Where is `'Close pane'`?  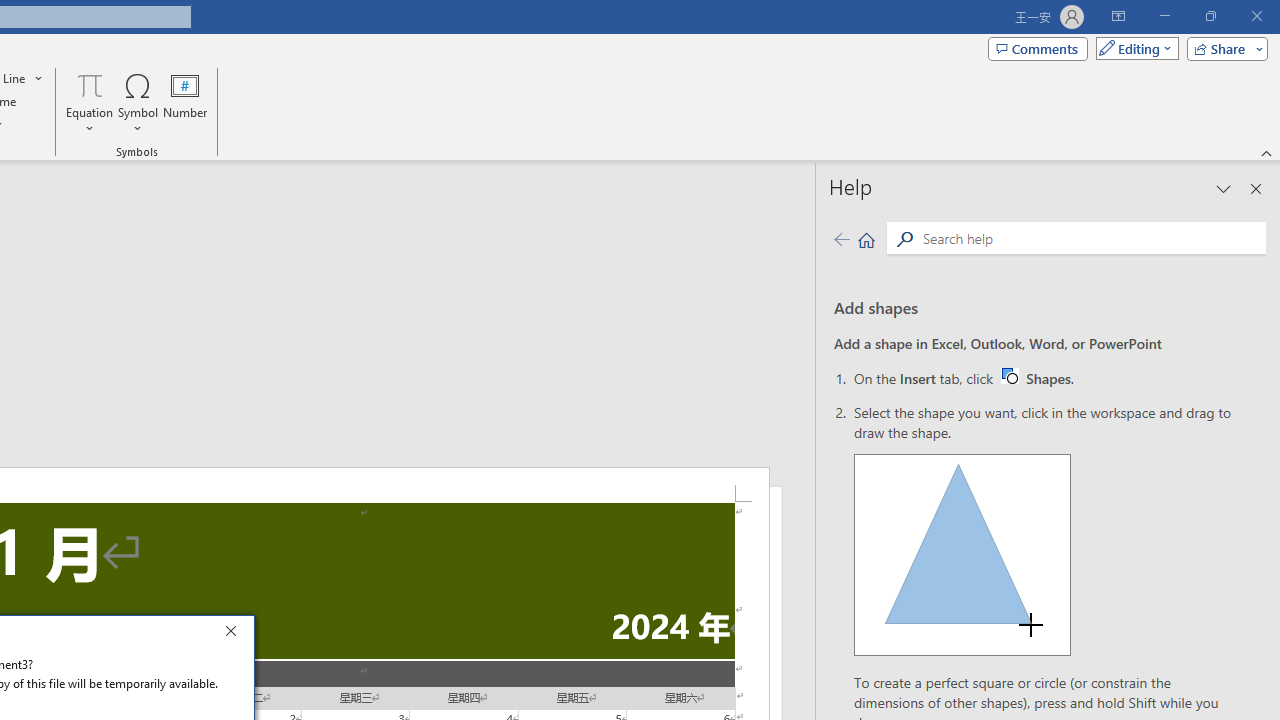 'Close pane' is located at coordinates (1255, 189).